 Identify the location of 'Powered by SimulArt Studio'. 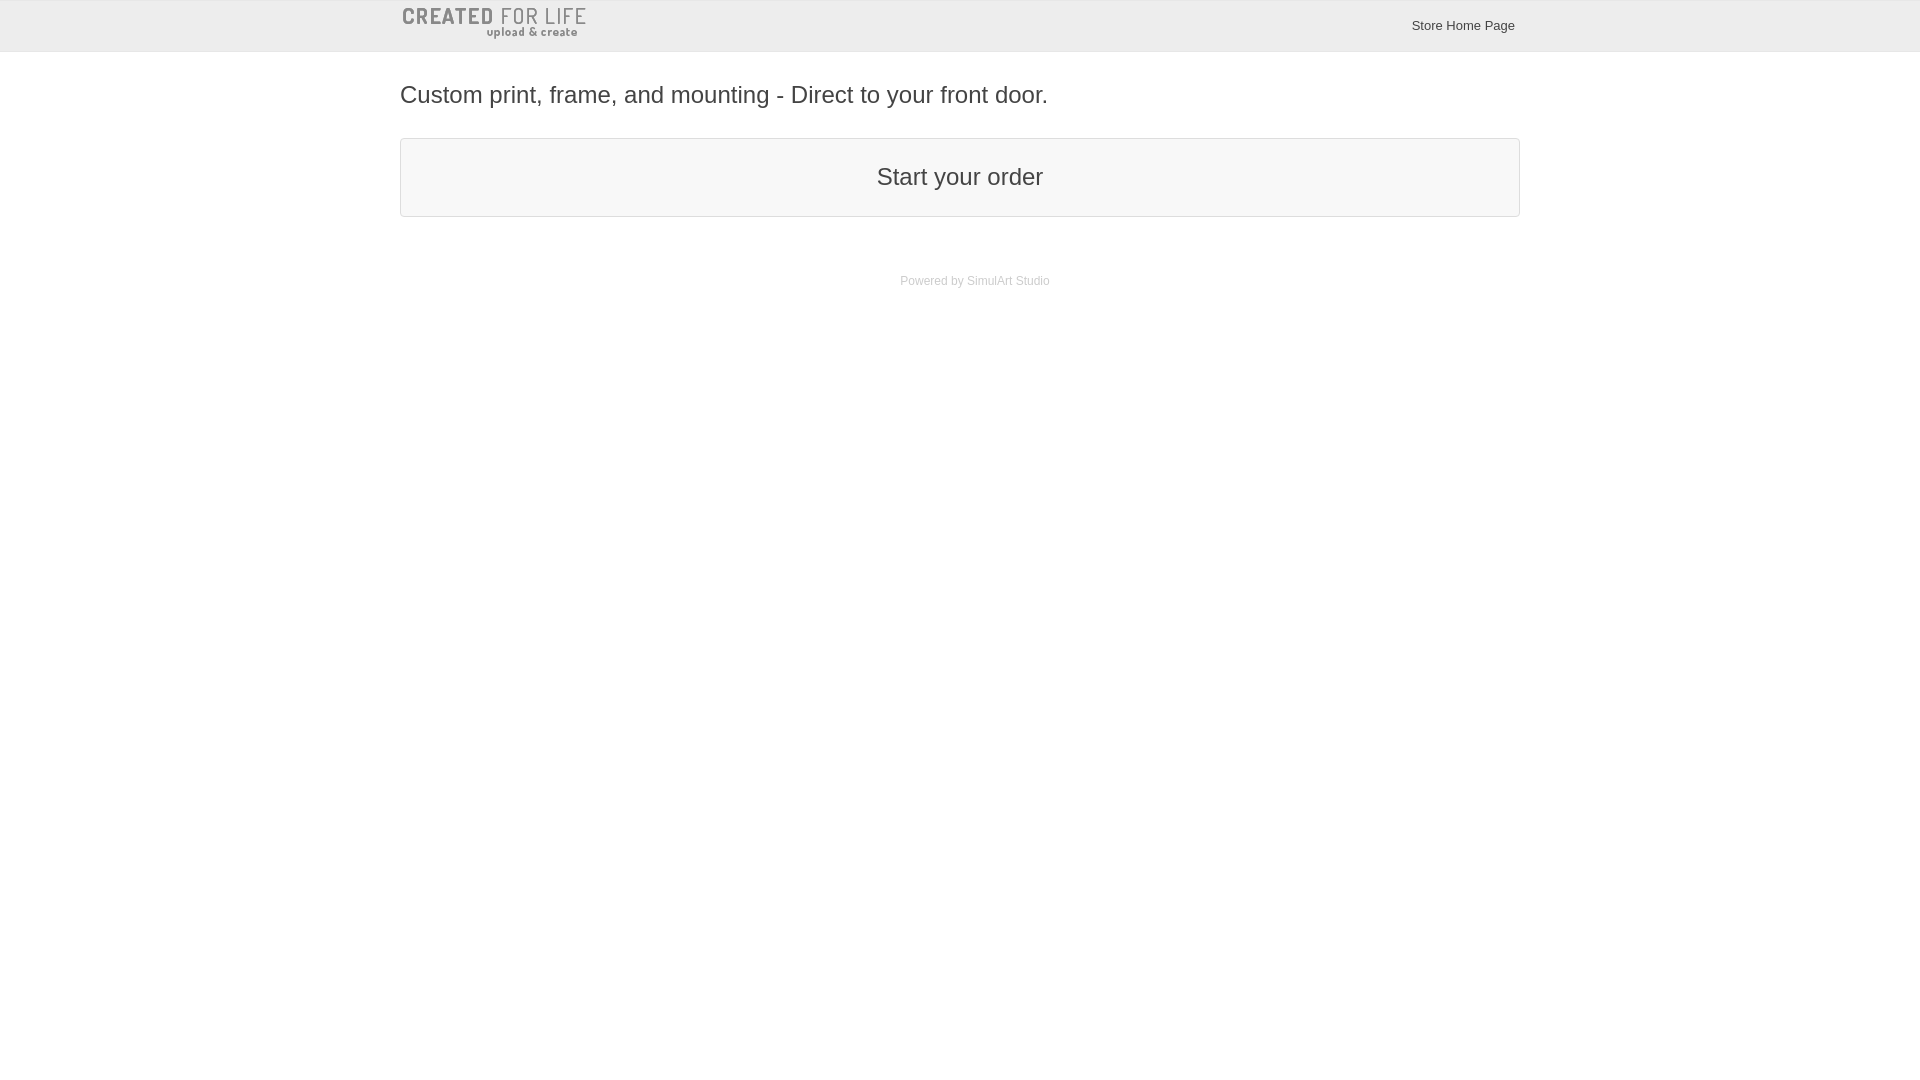
(974, 281).